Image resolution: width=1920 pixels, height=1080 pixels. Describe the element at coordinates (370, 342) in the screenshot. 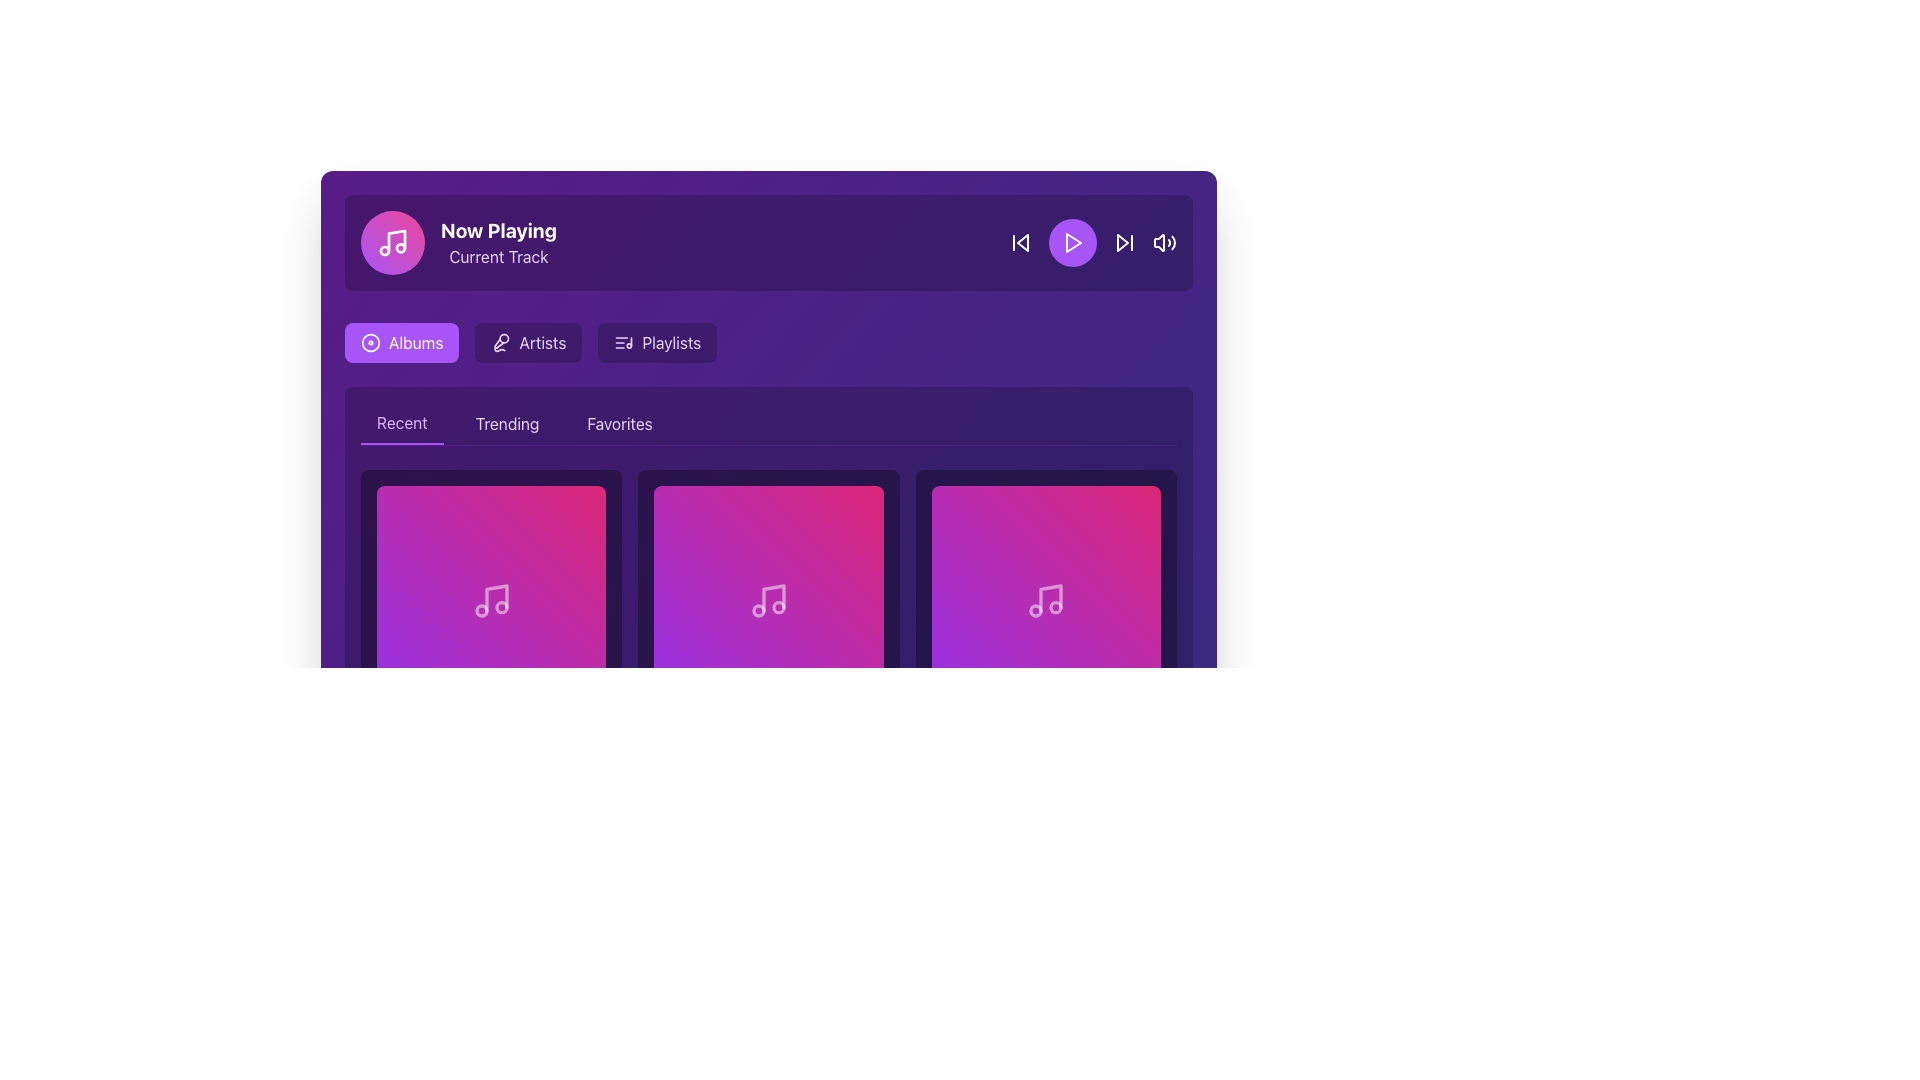

I see `the 'Albums' button` at that location.